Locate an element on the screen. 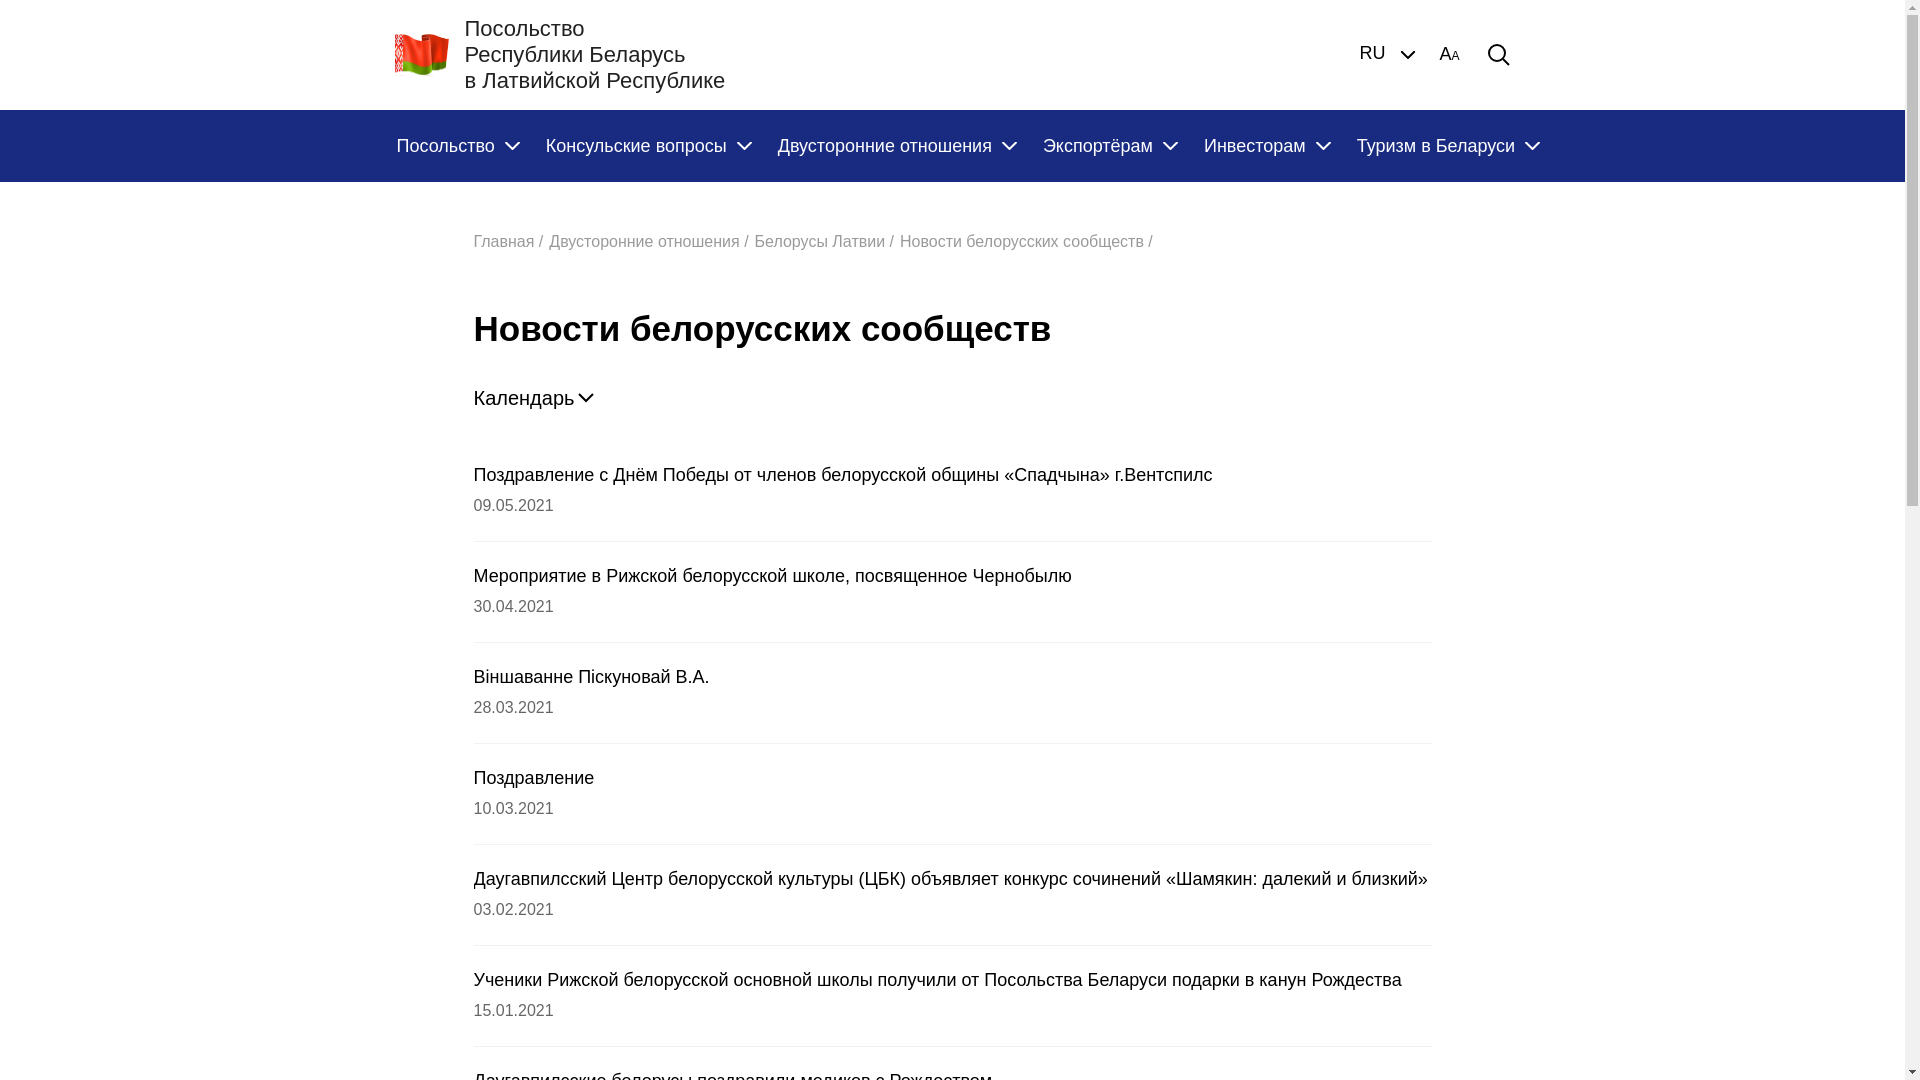  'AA' is located at coordinates (1449, 53).